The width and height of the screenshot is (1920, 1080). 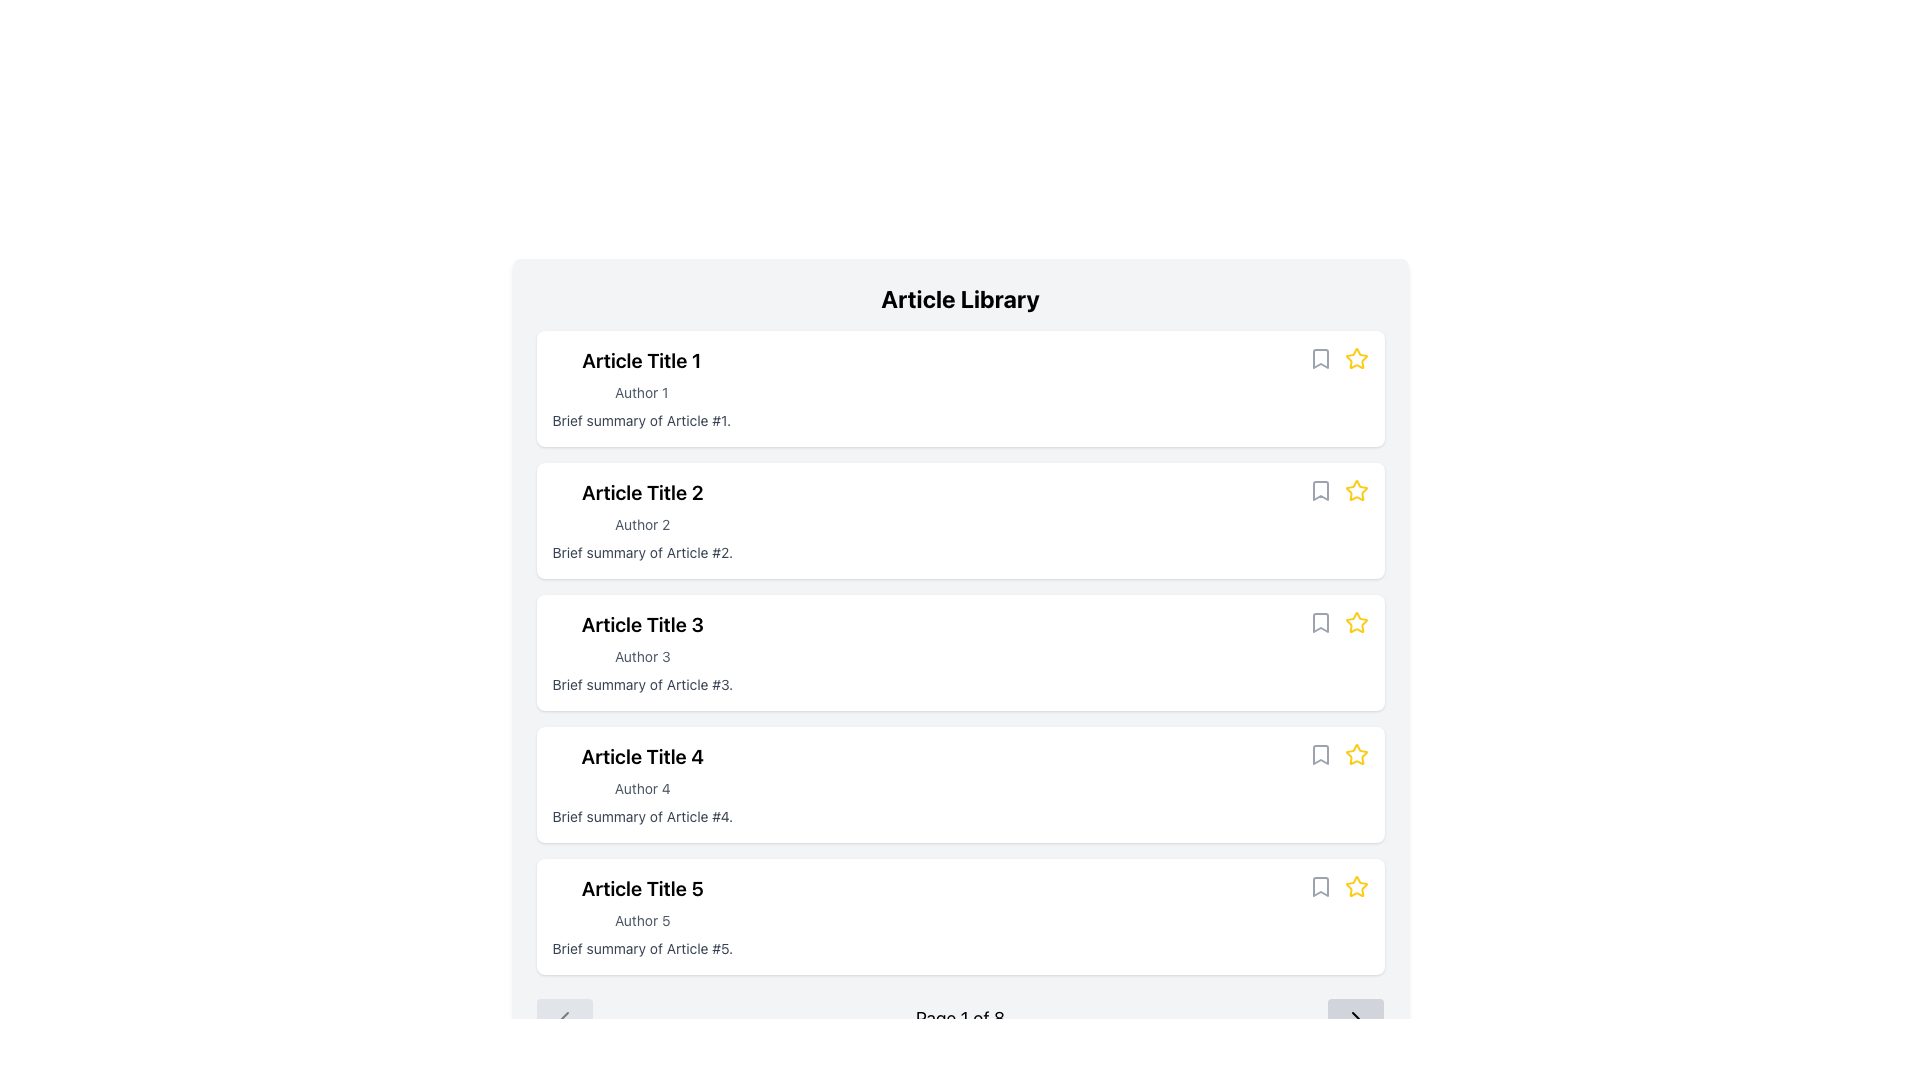 I want to click on the text summarizing 'Article Title 2', which is located below 'Author 2' and beneath 'Article Title 2' in the list, so click(x=642, y=552).